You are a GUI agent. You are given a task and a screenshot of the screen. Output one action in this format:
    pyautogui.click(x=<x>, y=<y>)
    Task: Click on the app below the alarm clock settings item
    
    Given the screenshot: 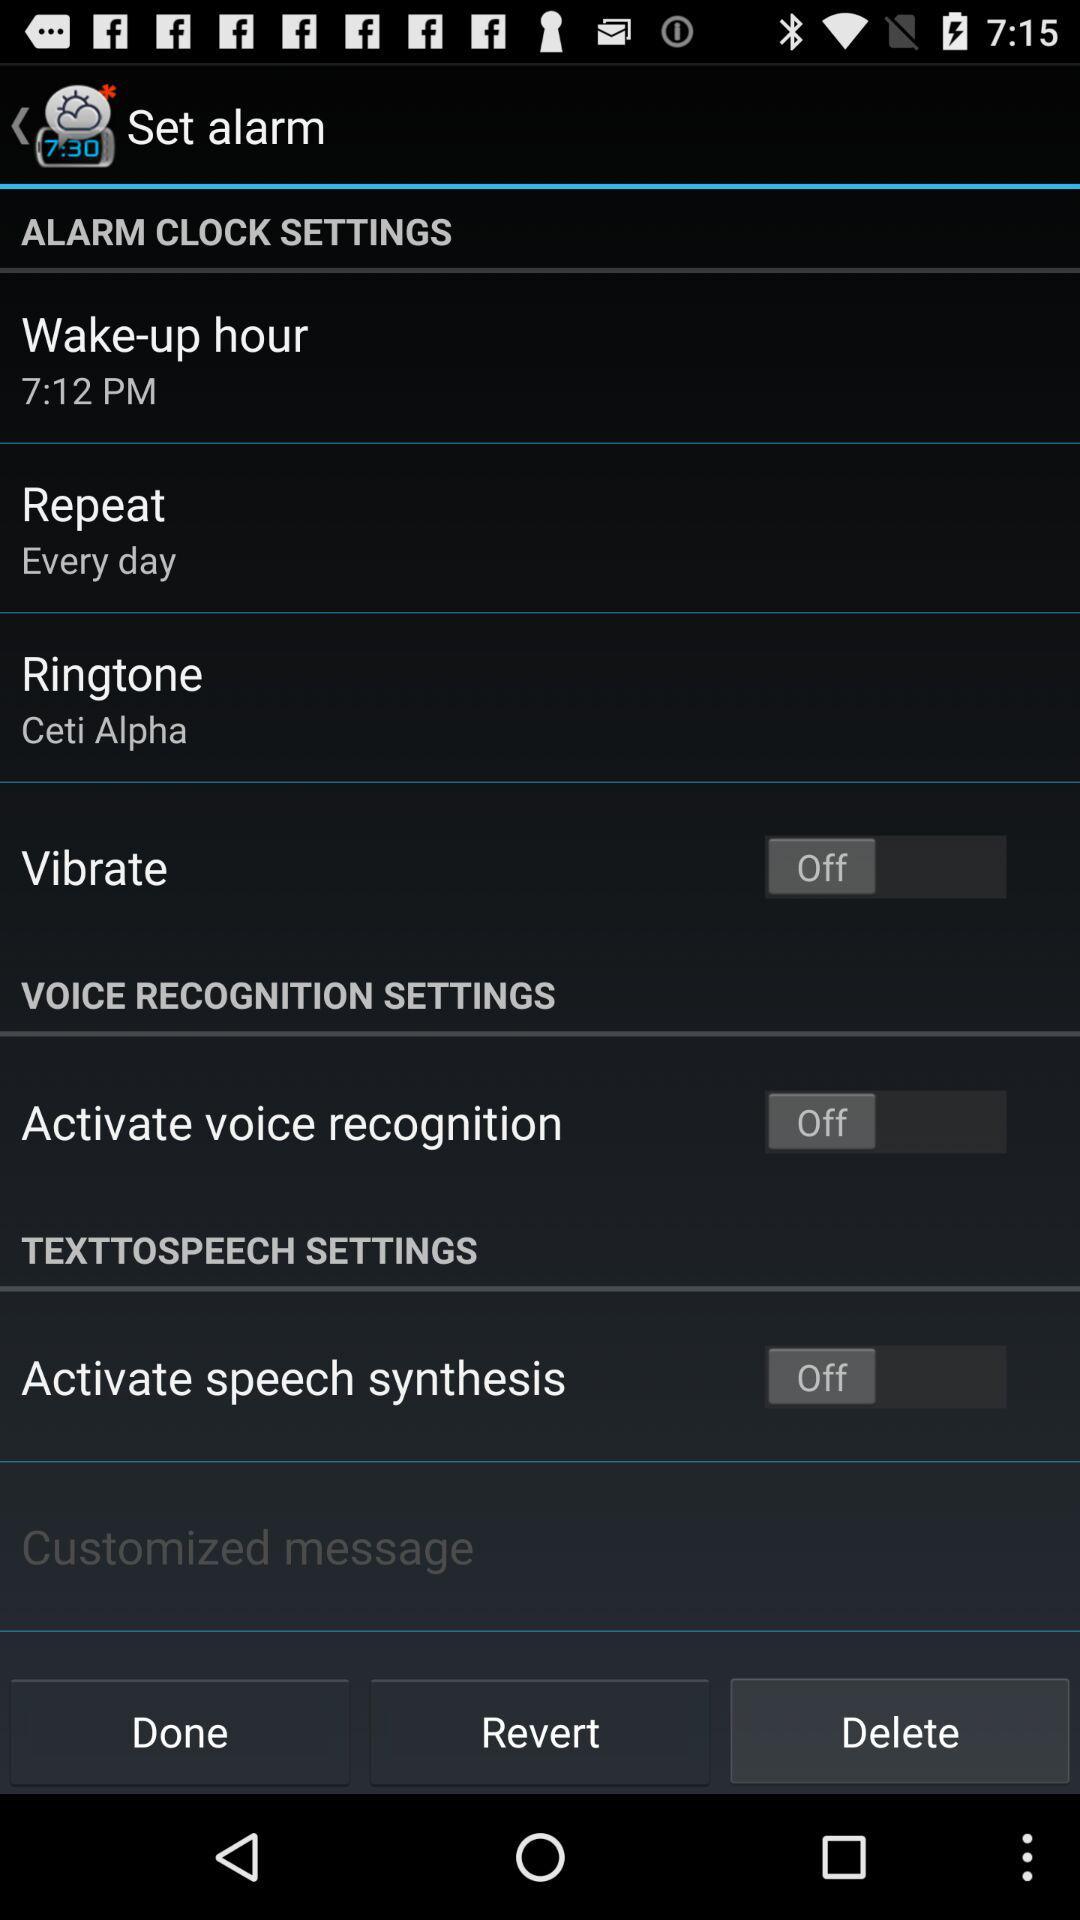 What is the action you would take?
    pyautogui.click(x=163, y=333)
    